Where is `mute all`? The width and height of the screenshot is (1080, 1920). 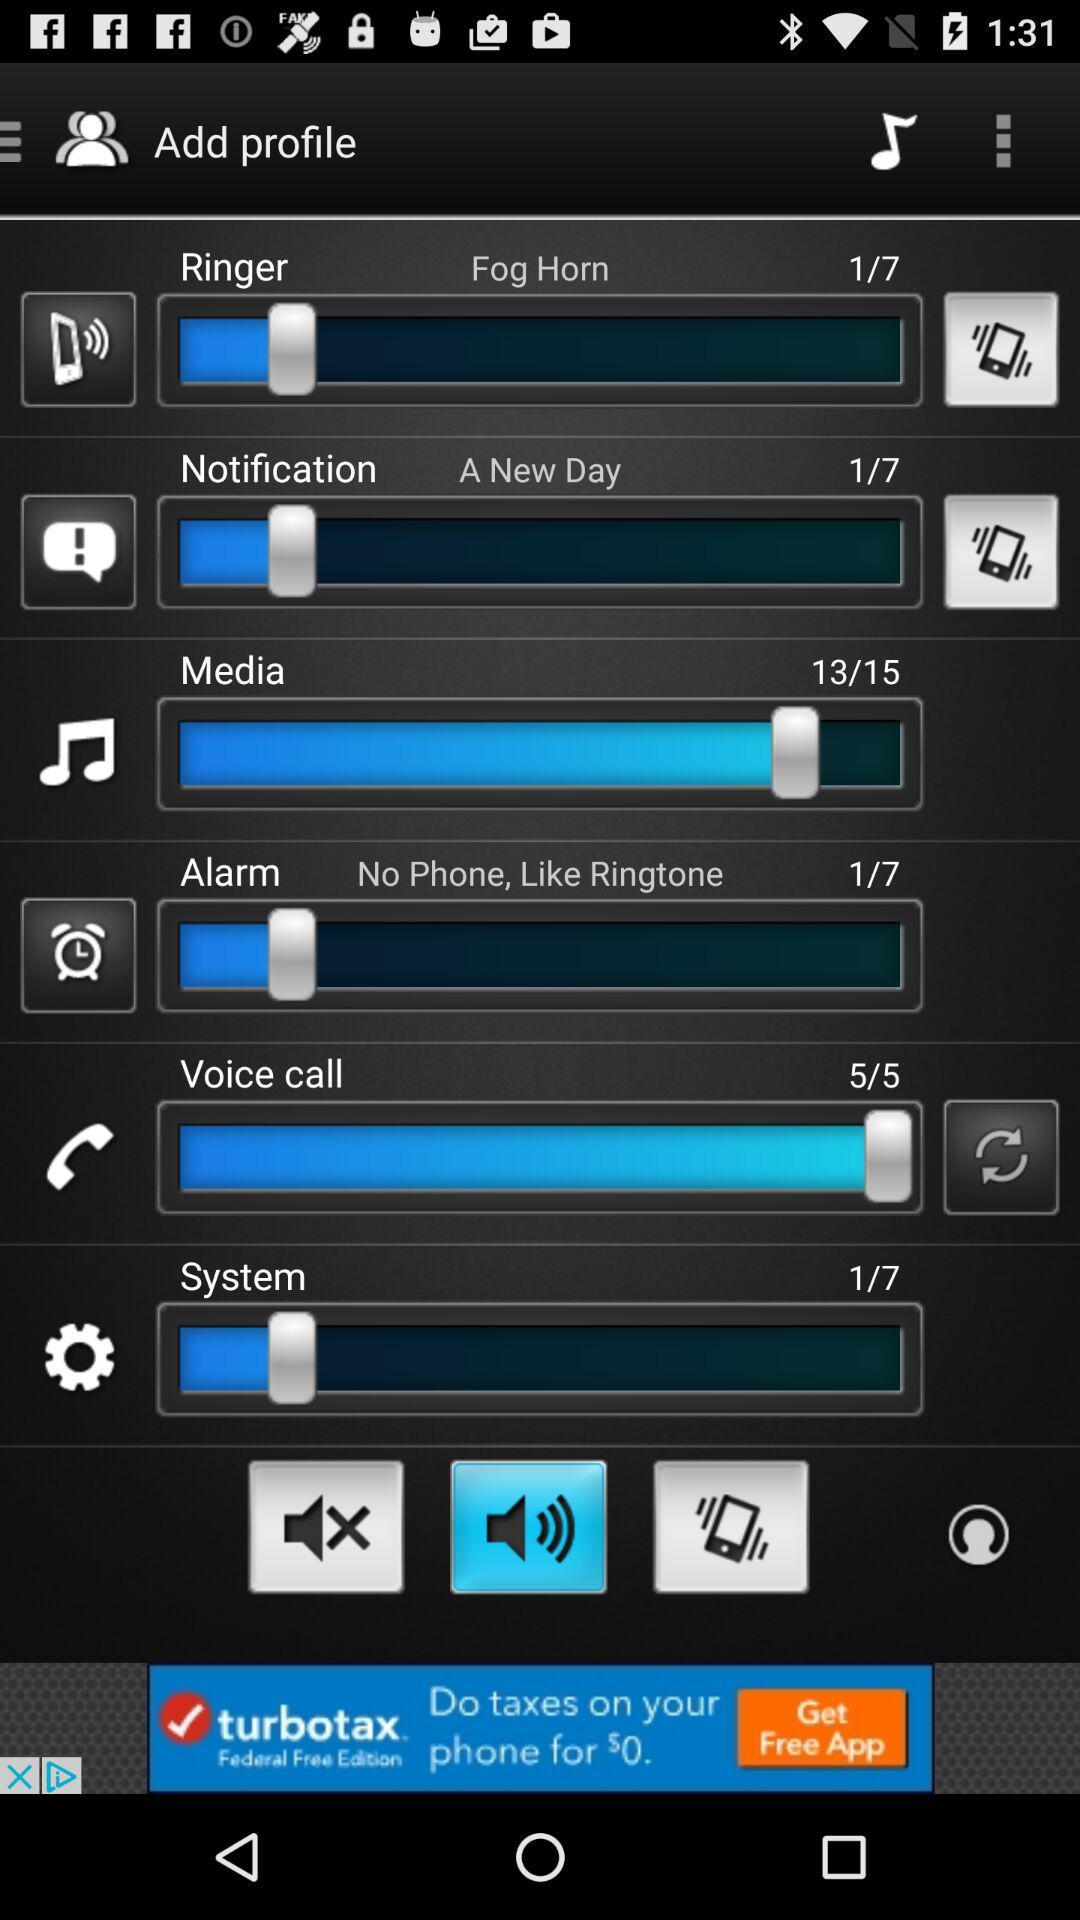 mute all is located at coordinates (325, 1525).